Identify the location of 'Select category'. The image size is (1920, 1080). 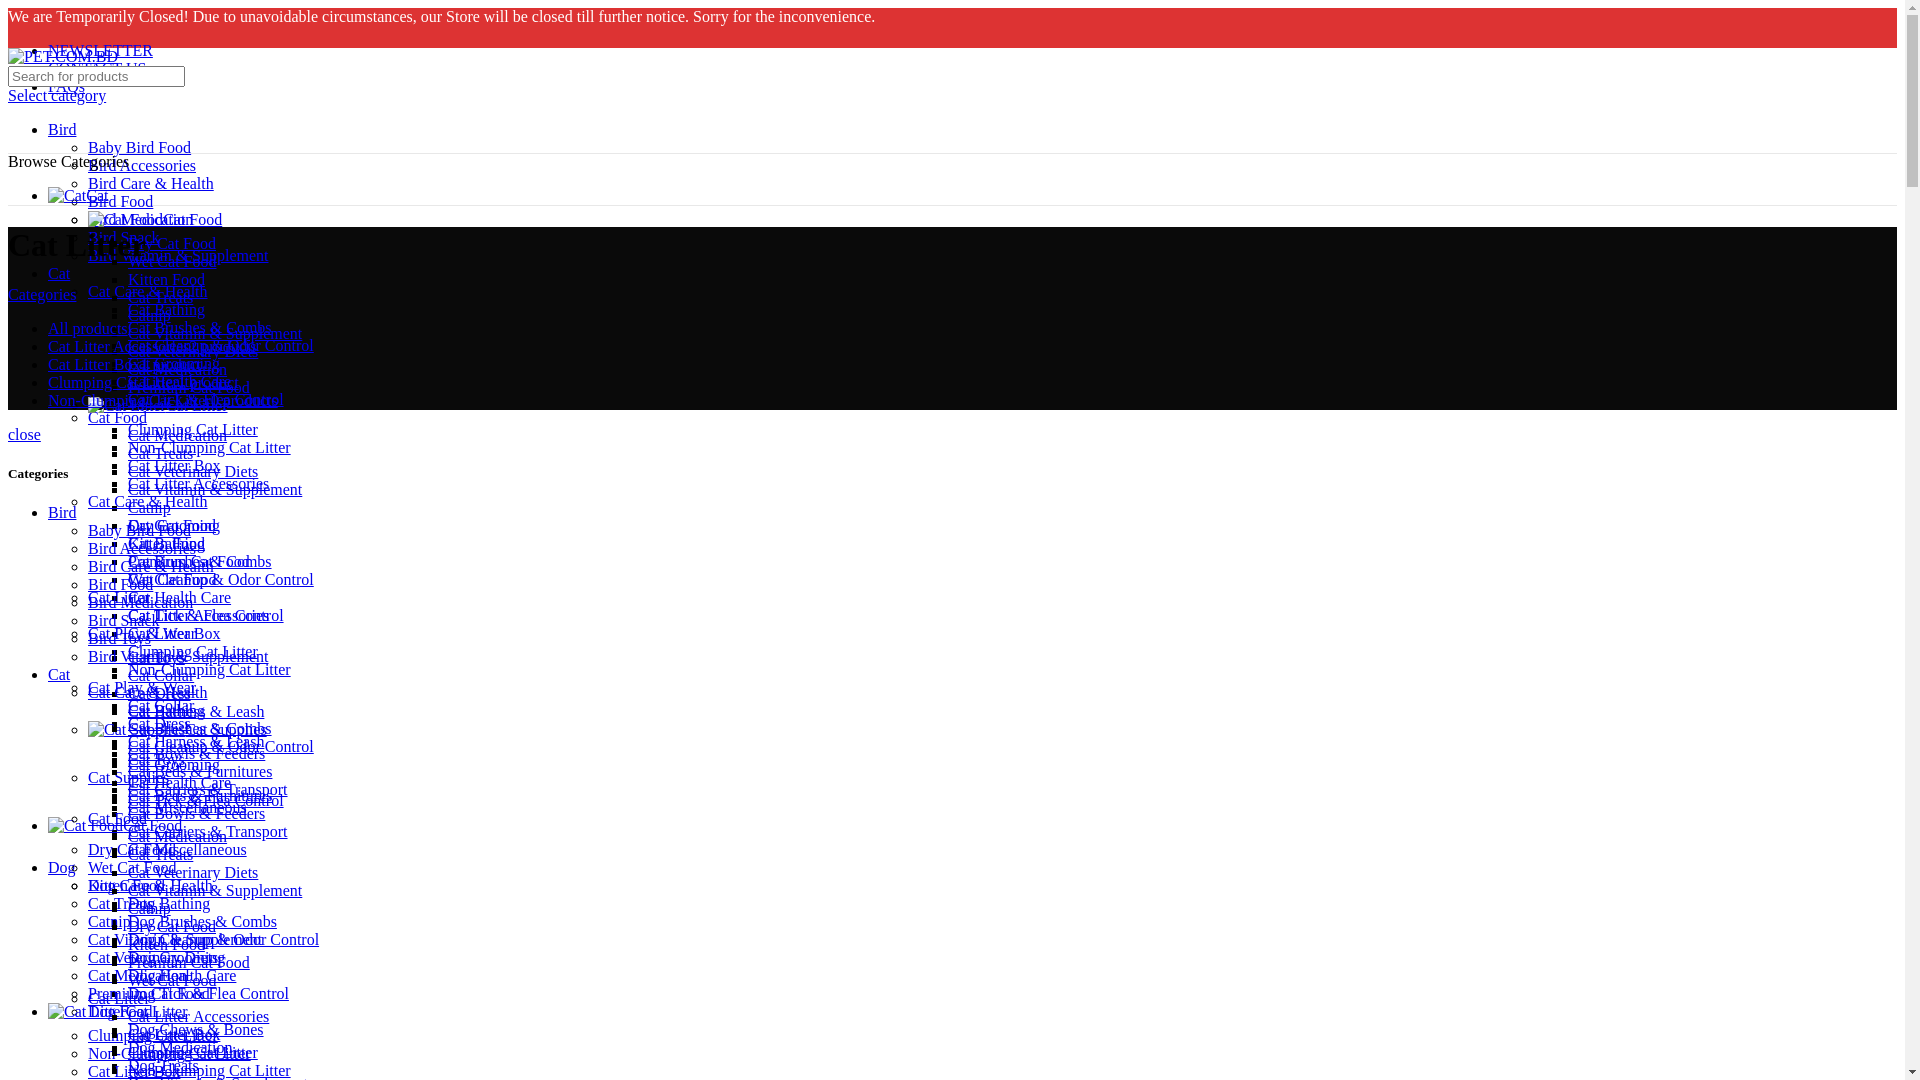
(8, 95).